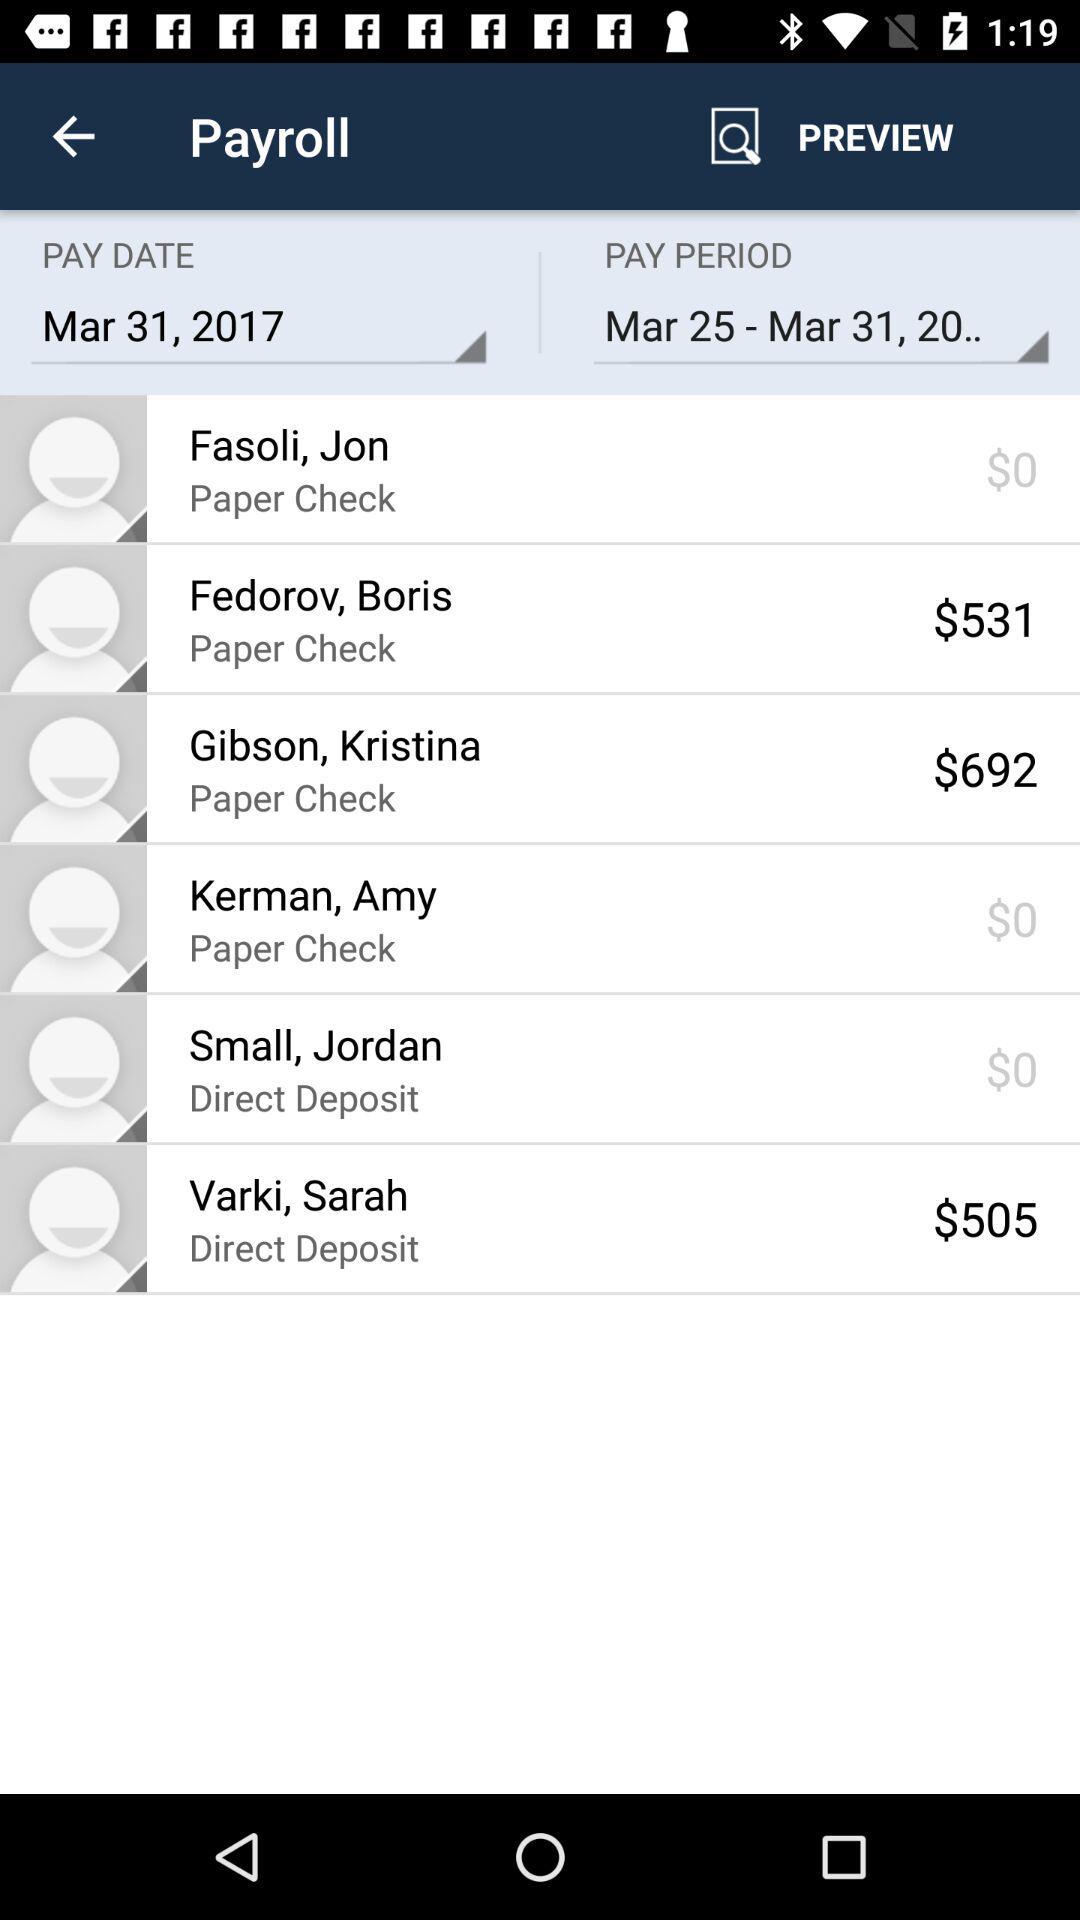 This screenshot has width=1080, height=1920. I want to click on open fedorov boris contact, so click(72, 617).